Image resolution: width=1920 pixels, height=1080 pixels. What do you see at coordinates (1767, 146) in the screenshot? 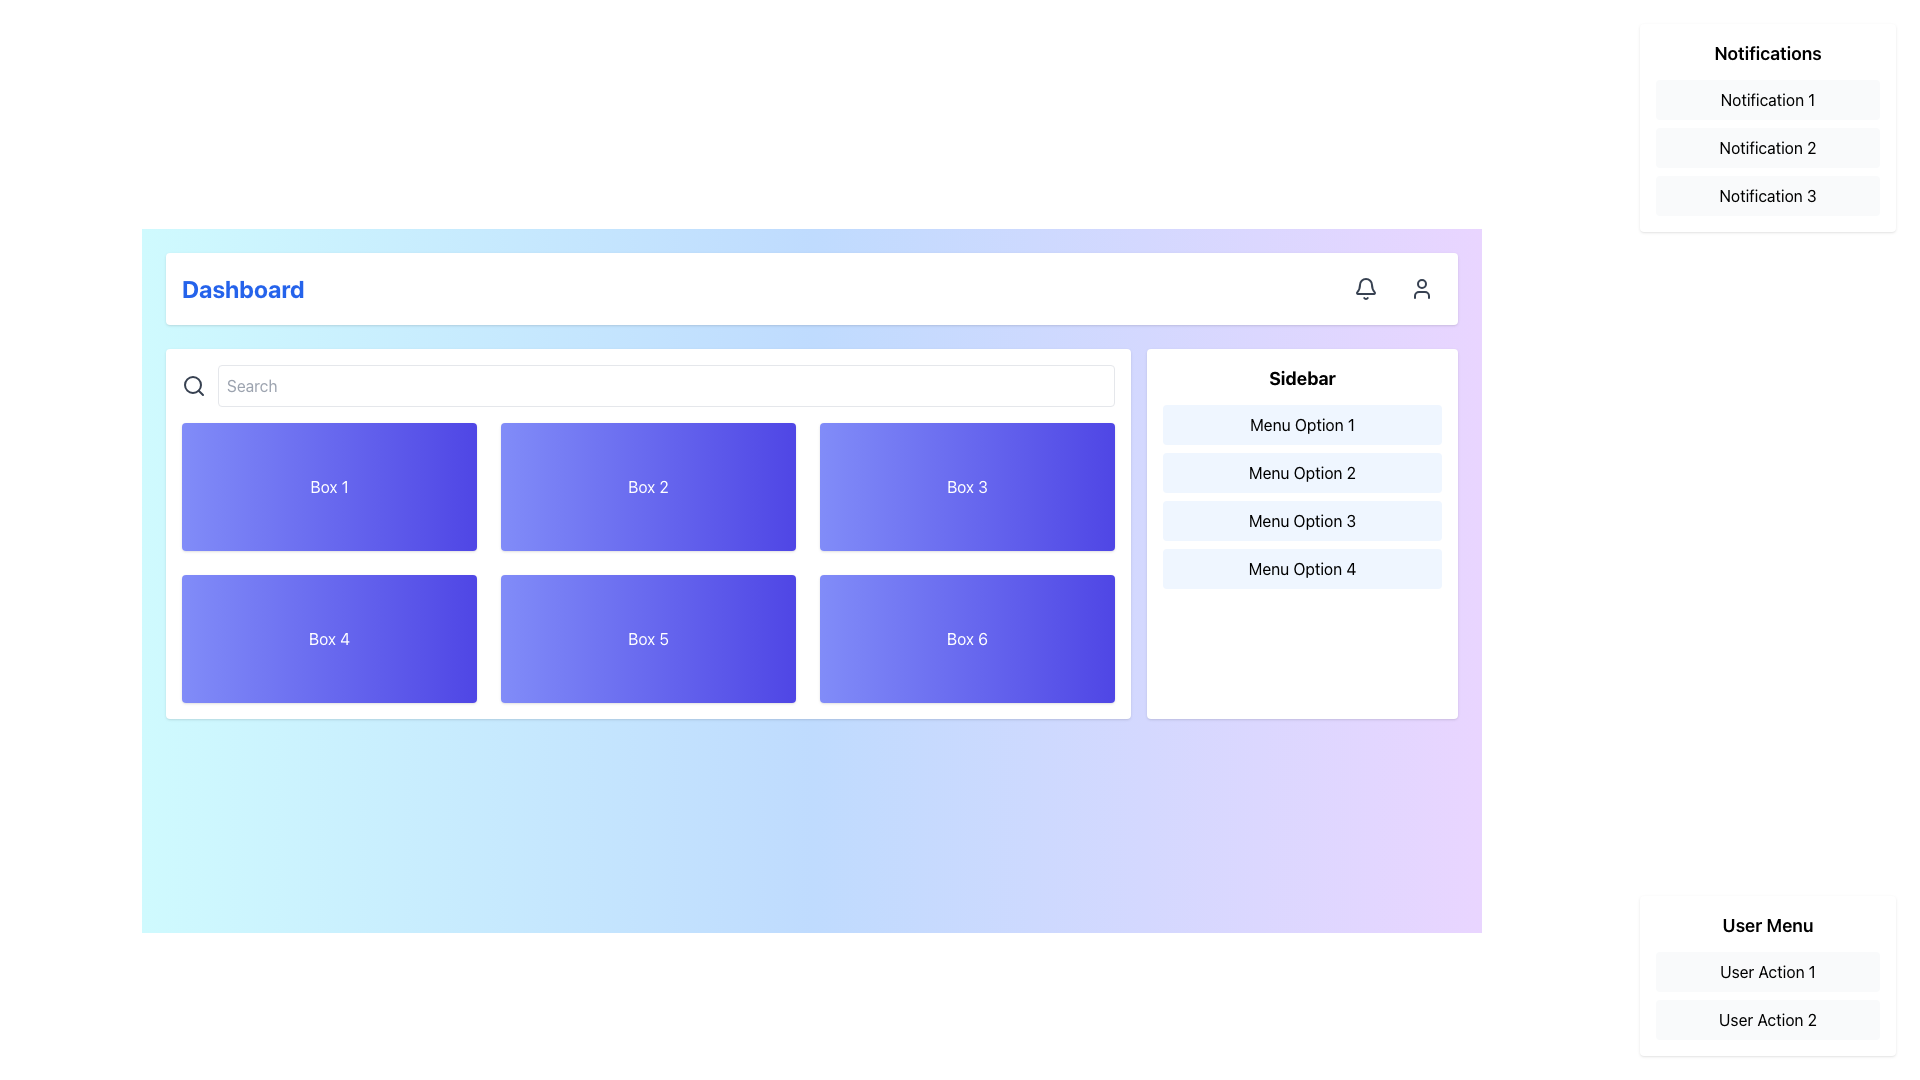
I see `the static text item displaying 'Notification 2' in the notification list, which is the second item in a vertical list of notifications` at bounding box center [1767, 146].